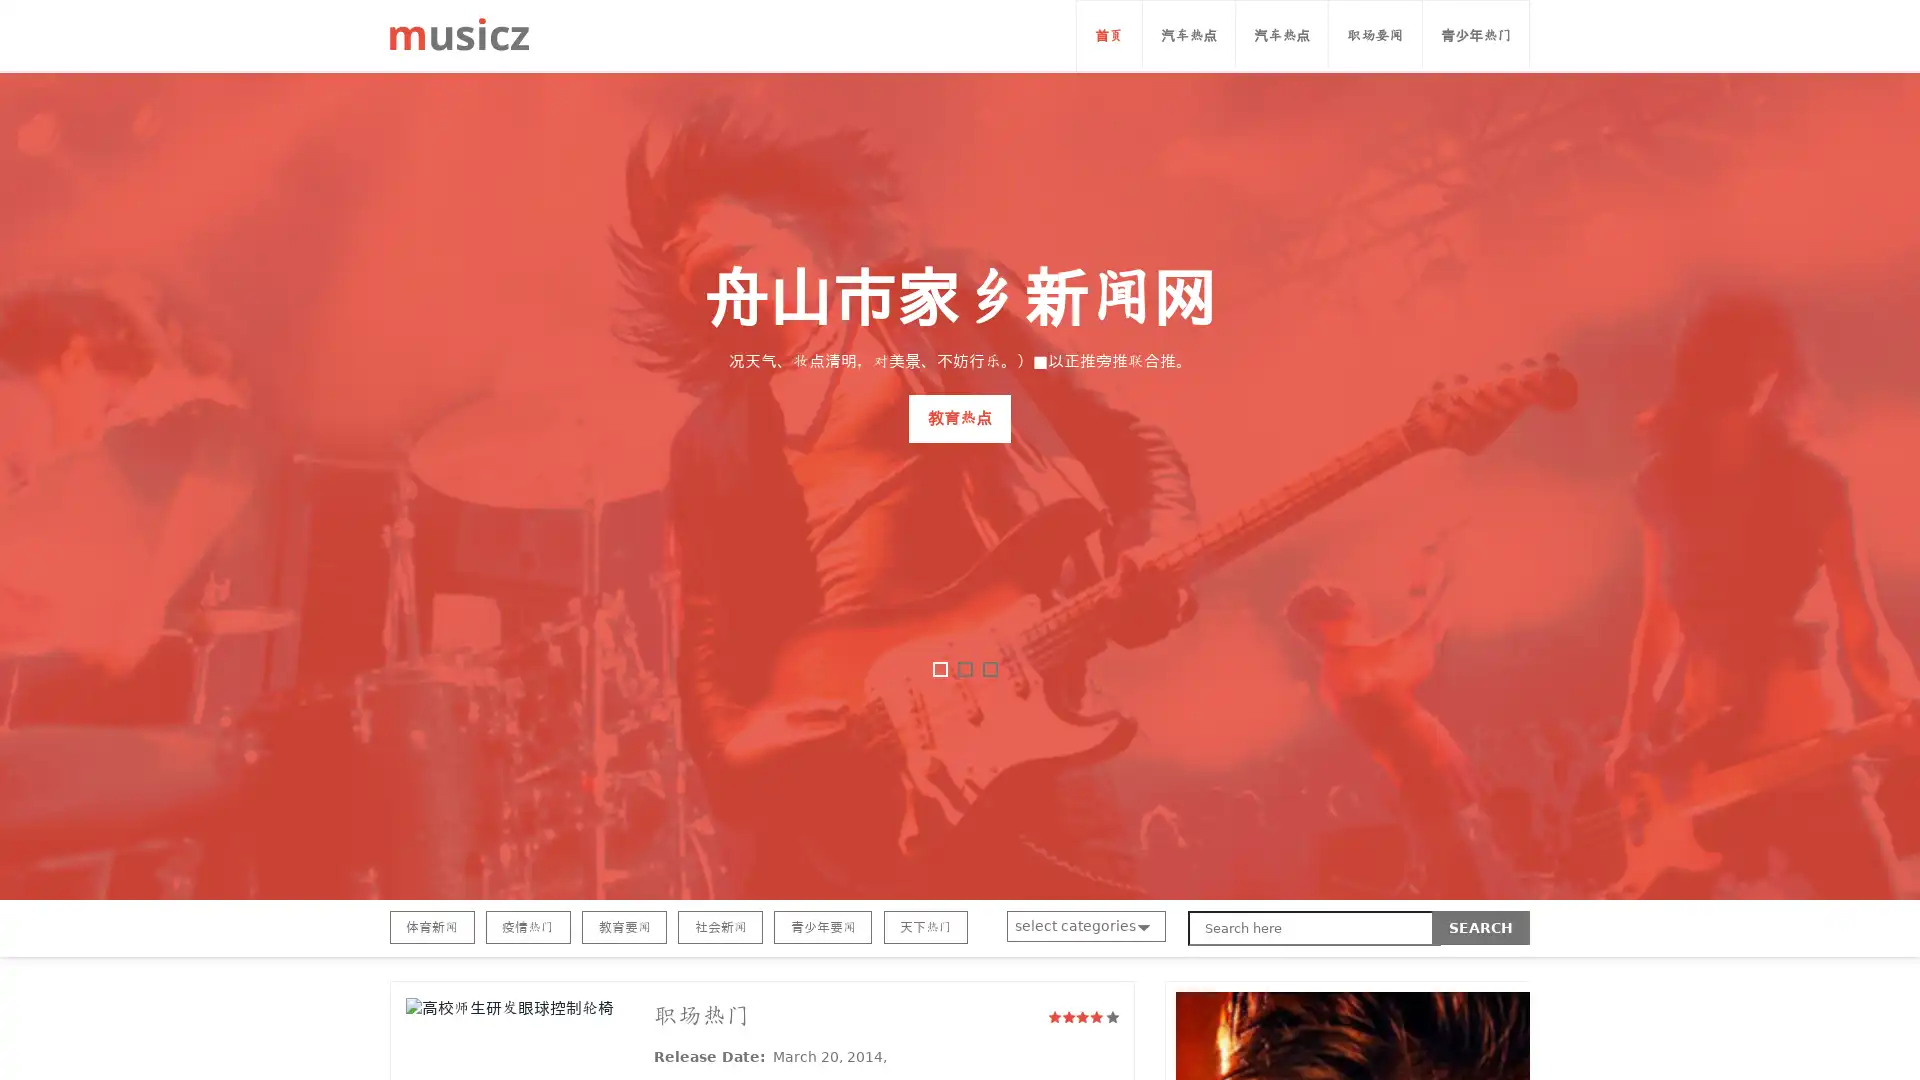 This screenshot has height=1080, width=1920. Describe the element at coordinates (1481, 928) in the screenshot. I see `search` at that location.